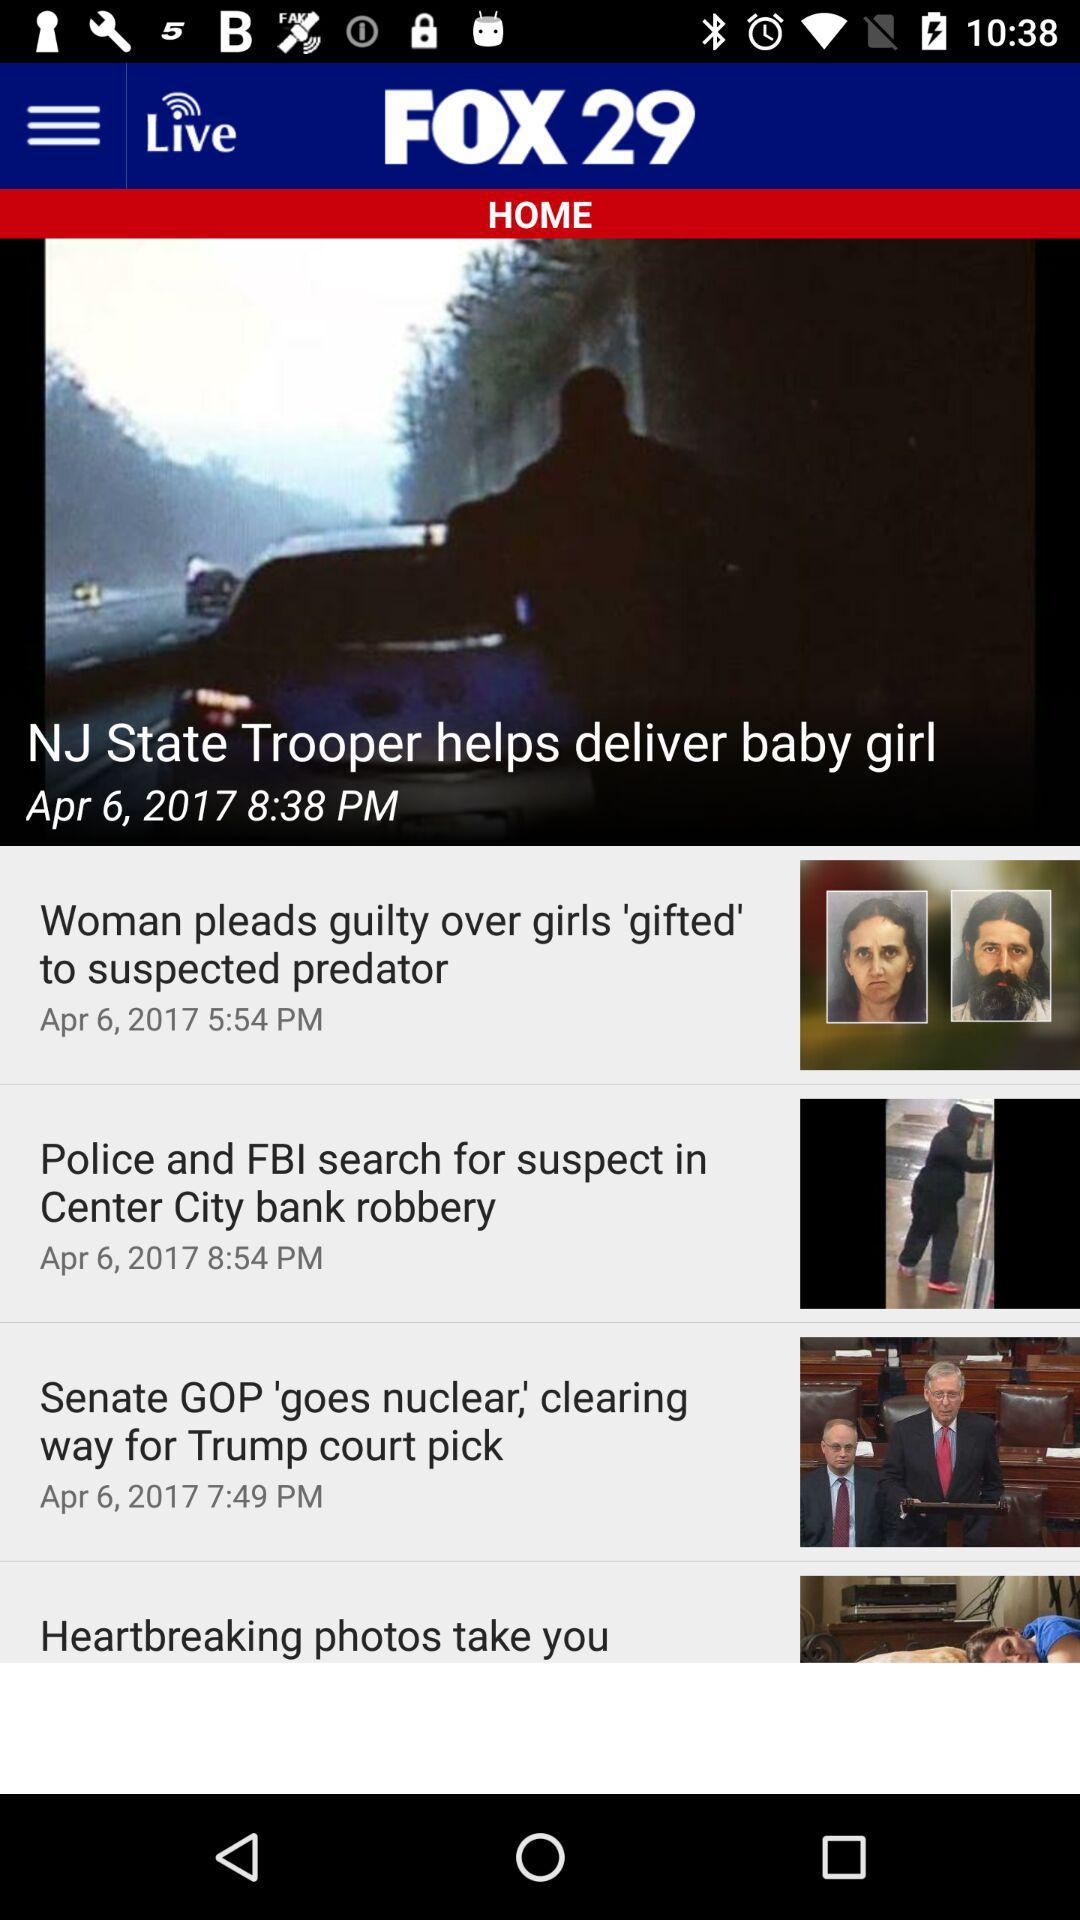  I want to click on the menu icon, so click(61, 124).